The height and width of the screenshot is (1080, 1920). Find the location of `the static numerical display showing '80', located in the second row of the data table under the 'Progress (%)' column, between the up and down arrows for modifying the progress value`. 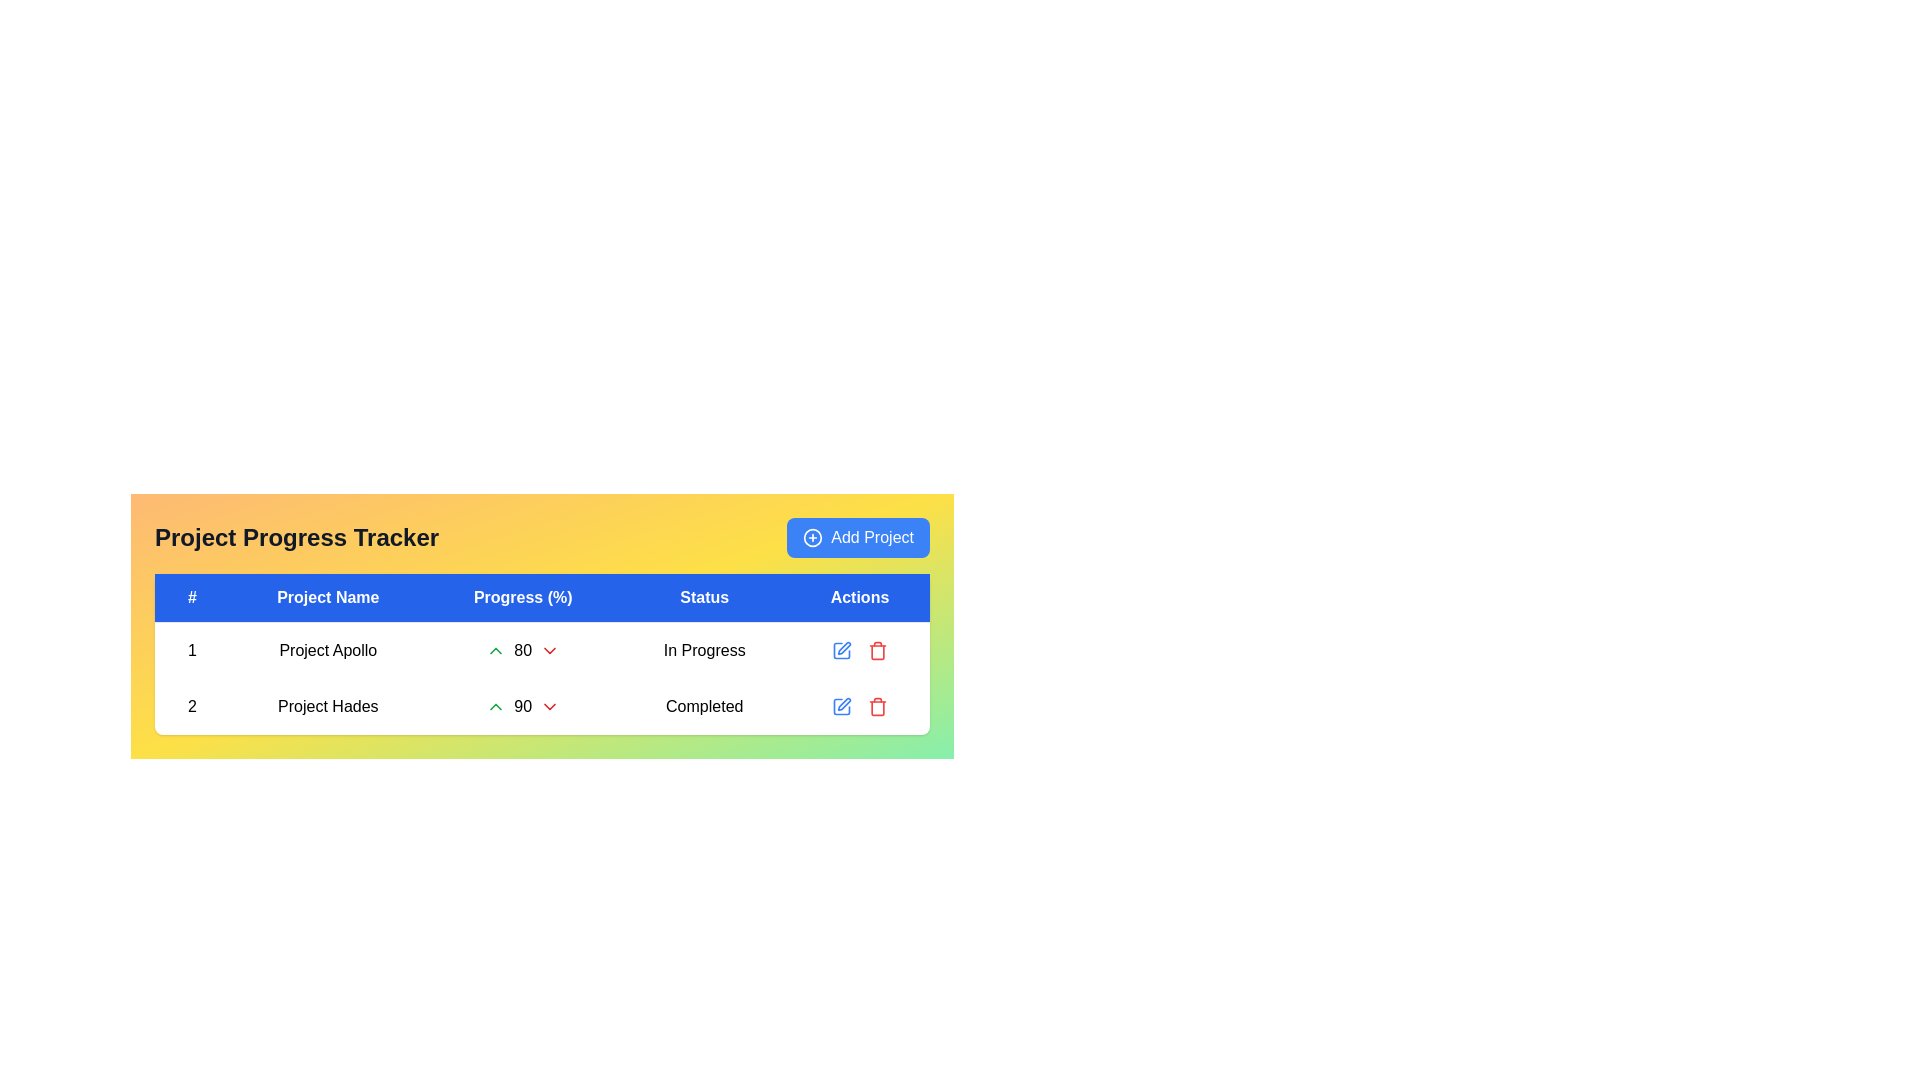

the static numerical display showing '80', located in the second row of the data table under the 'Progress (%)' column, between the up and down arrows for modifying the progress value is located at coordinates (523, 651).